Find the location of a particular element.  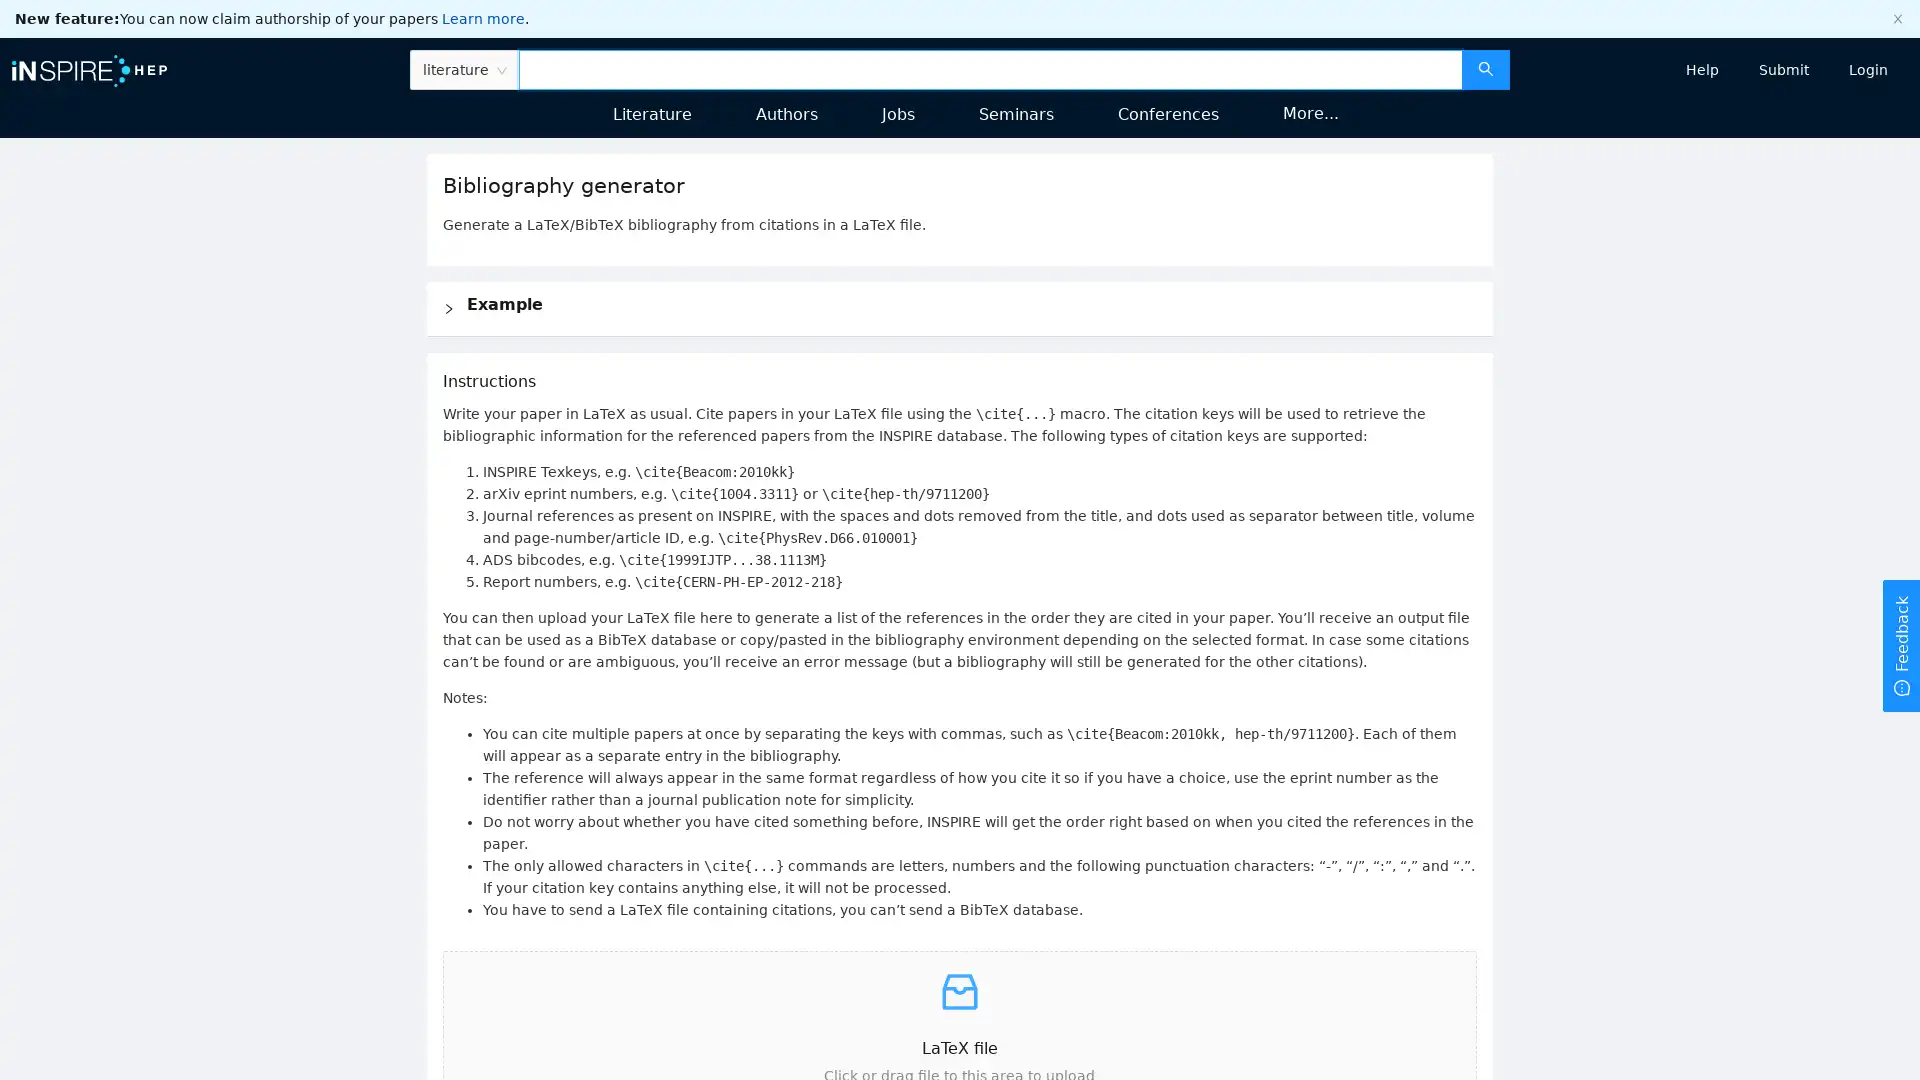

close is located at coordinates (1896, 19).